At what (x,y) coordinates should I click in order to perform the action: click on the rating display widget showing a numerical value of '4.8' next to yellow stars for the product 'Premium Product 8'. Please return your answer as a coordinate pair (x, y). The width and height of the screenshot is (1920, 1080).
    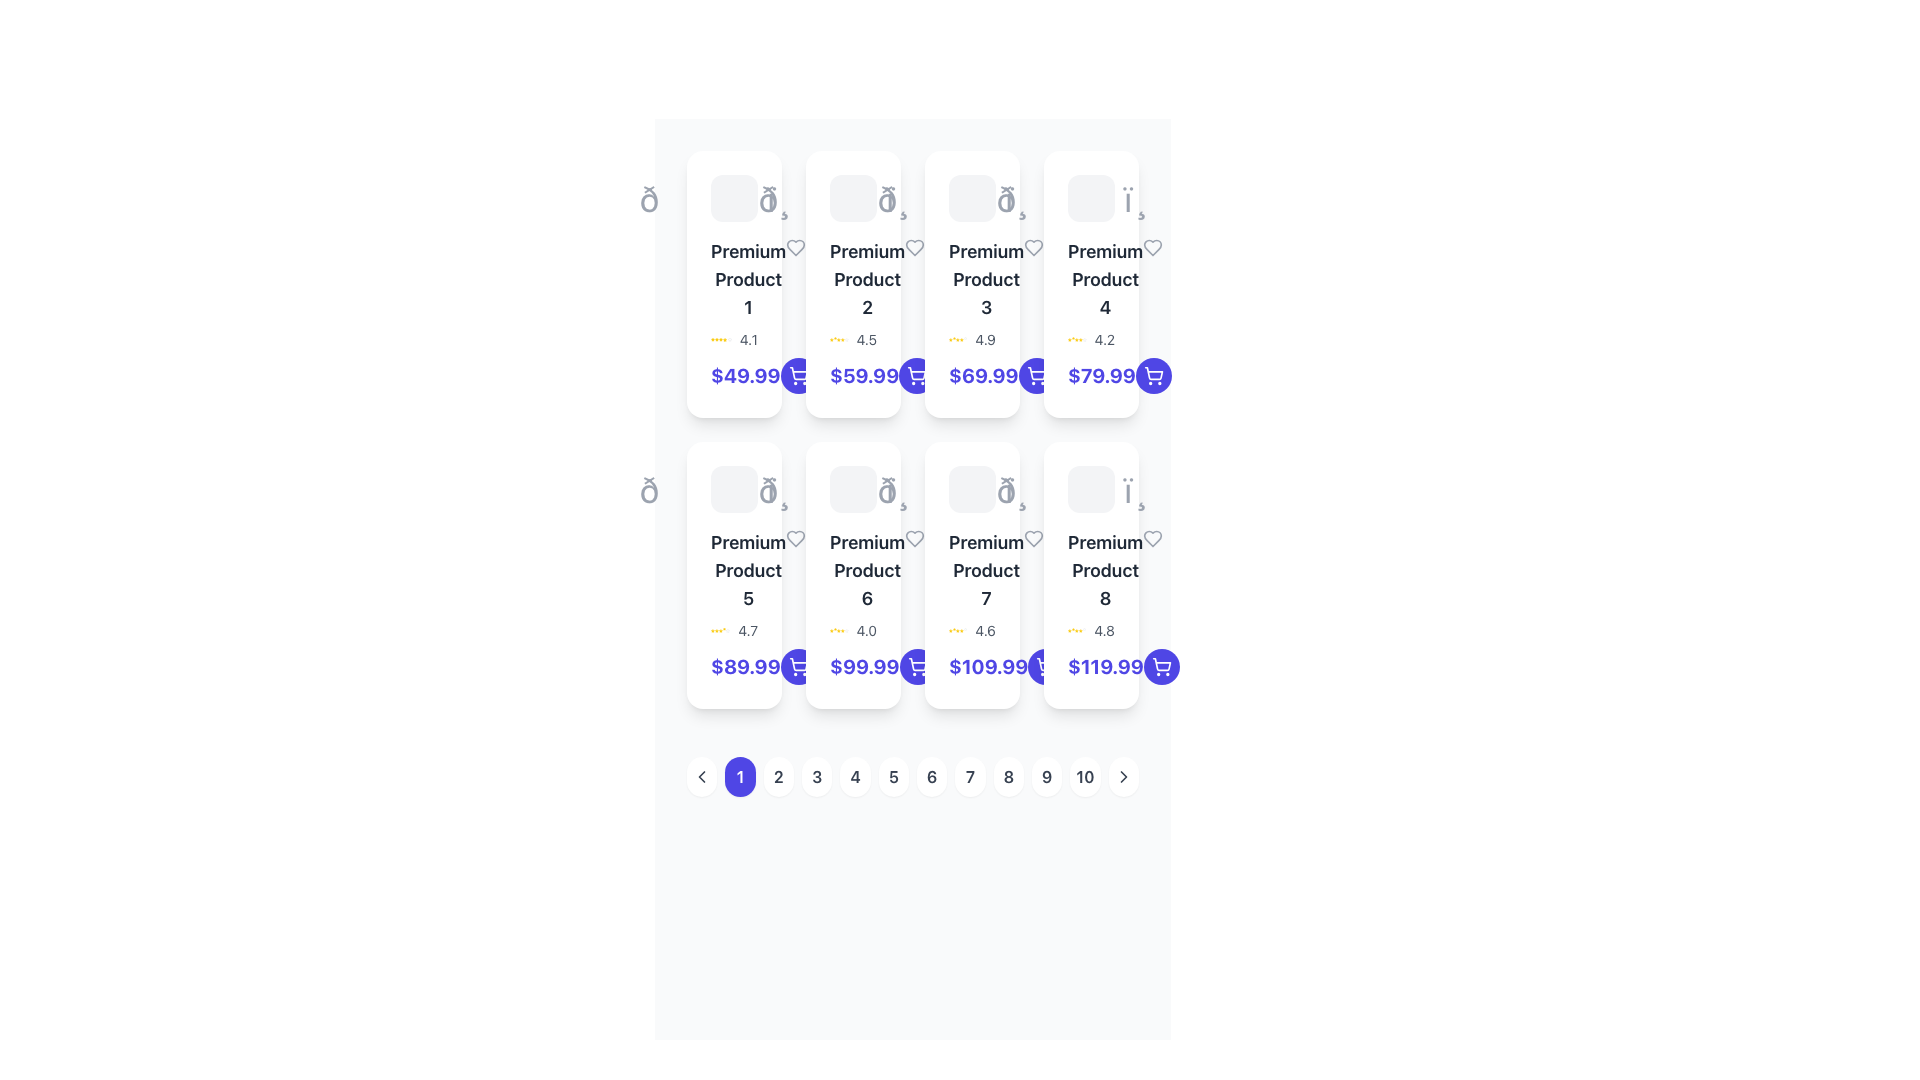
    Looking at the image, I should click on (1090, 631).